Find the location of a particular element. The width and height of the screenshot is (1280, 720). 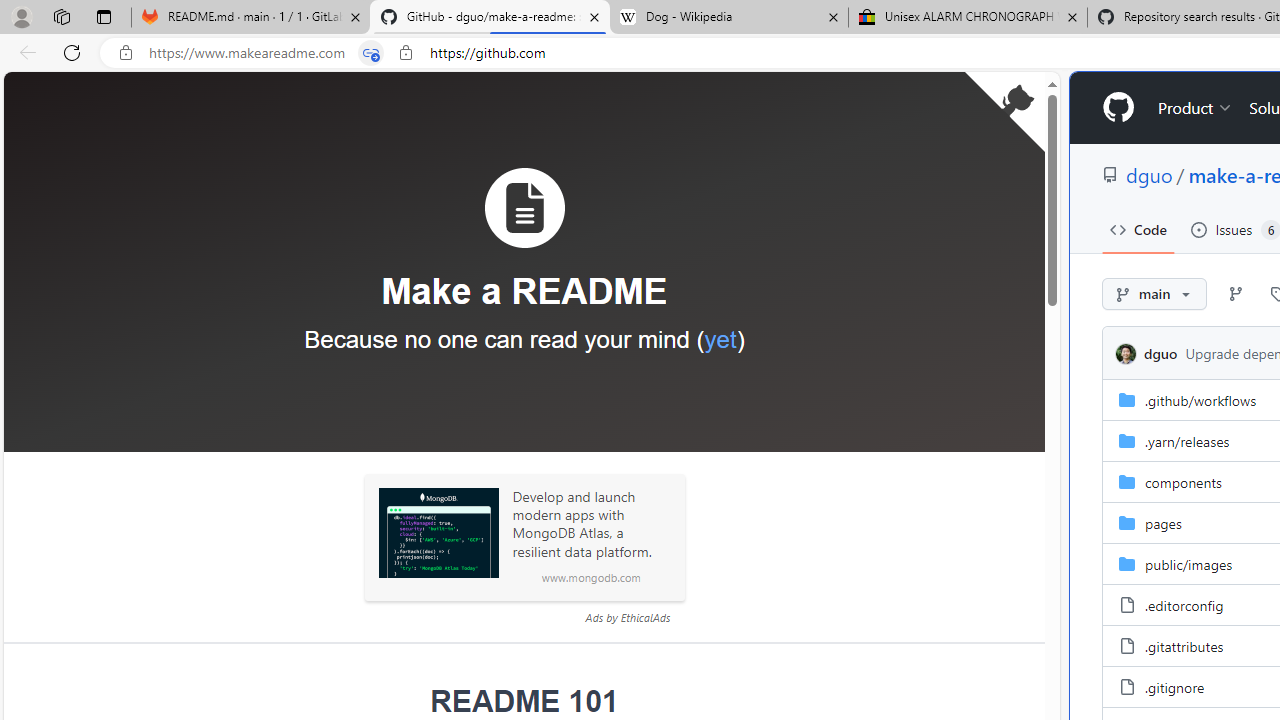

'Sponsored: MongoDB' is located at coordinates (437, 532).